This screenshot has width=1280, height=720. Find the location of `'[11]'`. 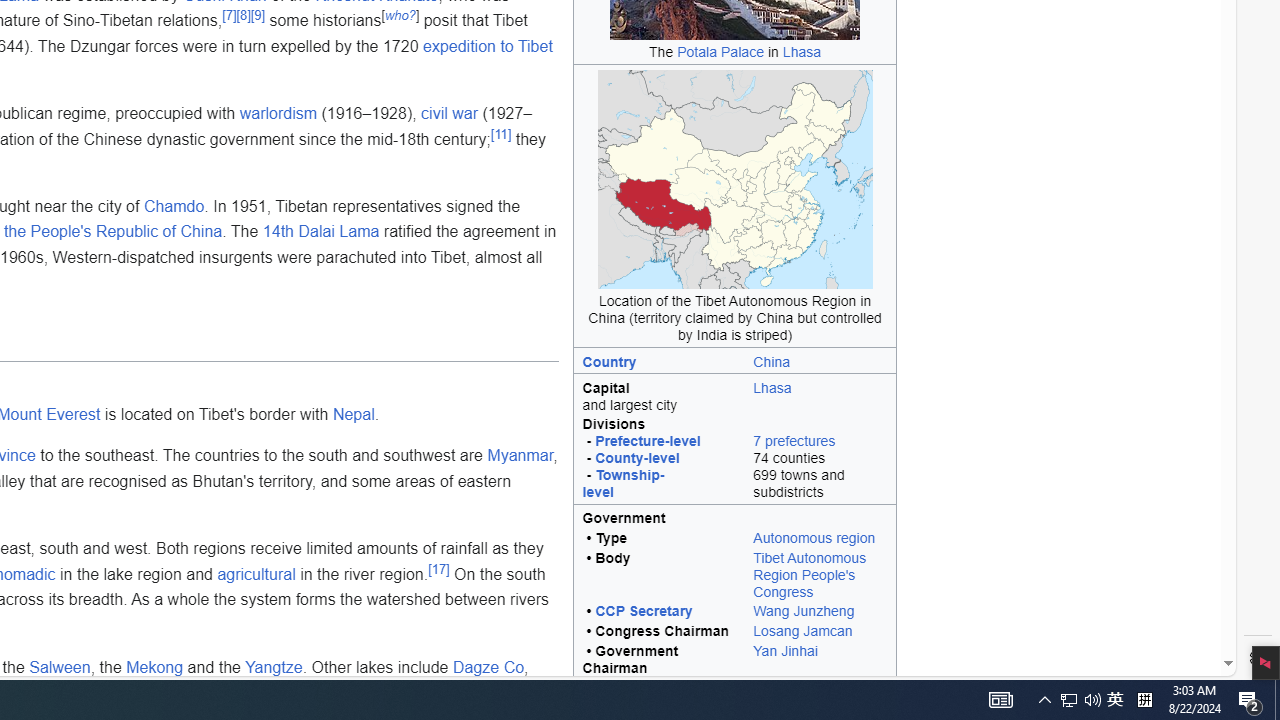

'[11]' is located at coordinates (501, 133).